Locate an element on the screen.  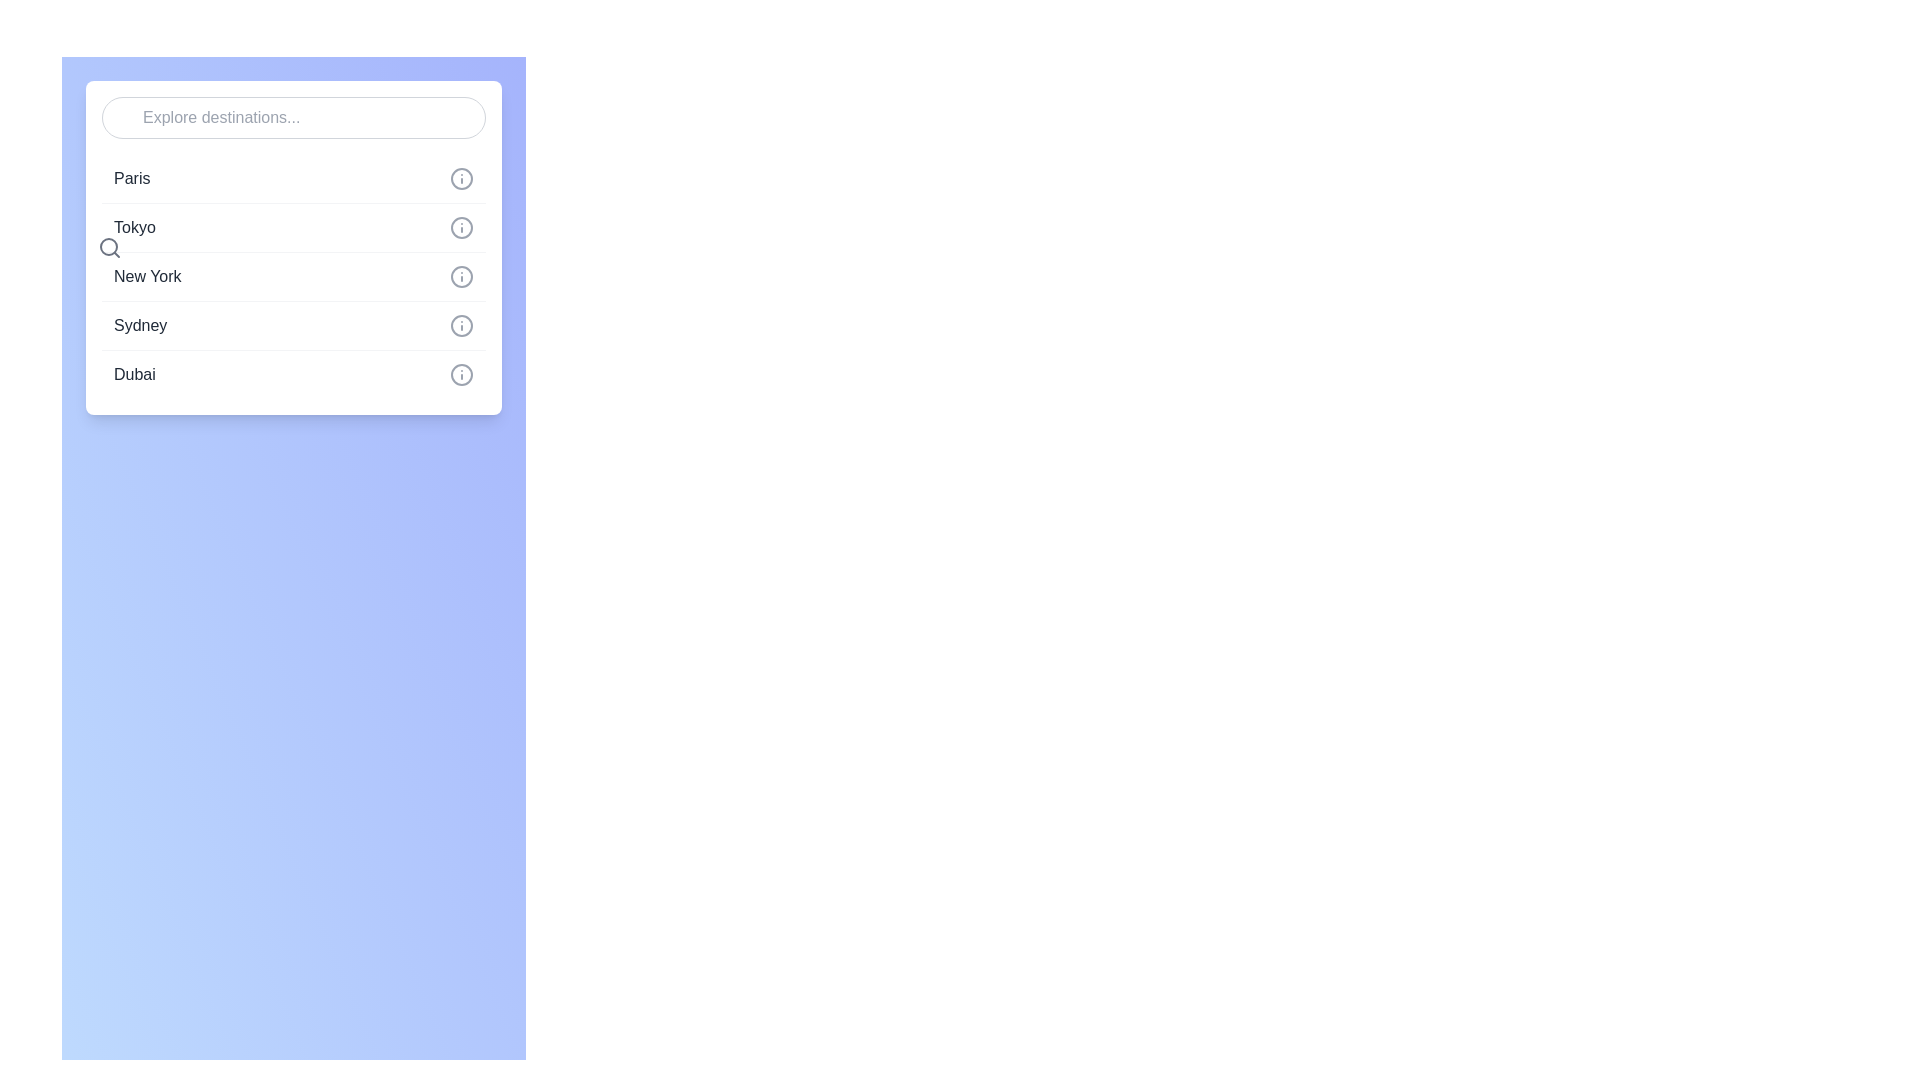
the 'info' icon located to the far right of the 'Sydney' list item to retrieve additional information is located at coordinates (460, 325).